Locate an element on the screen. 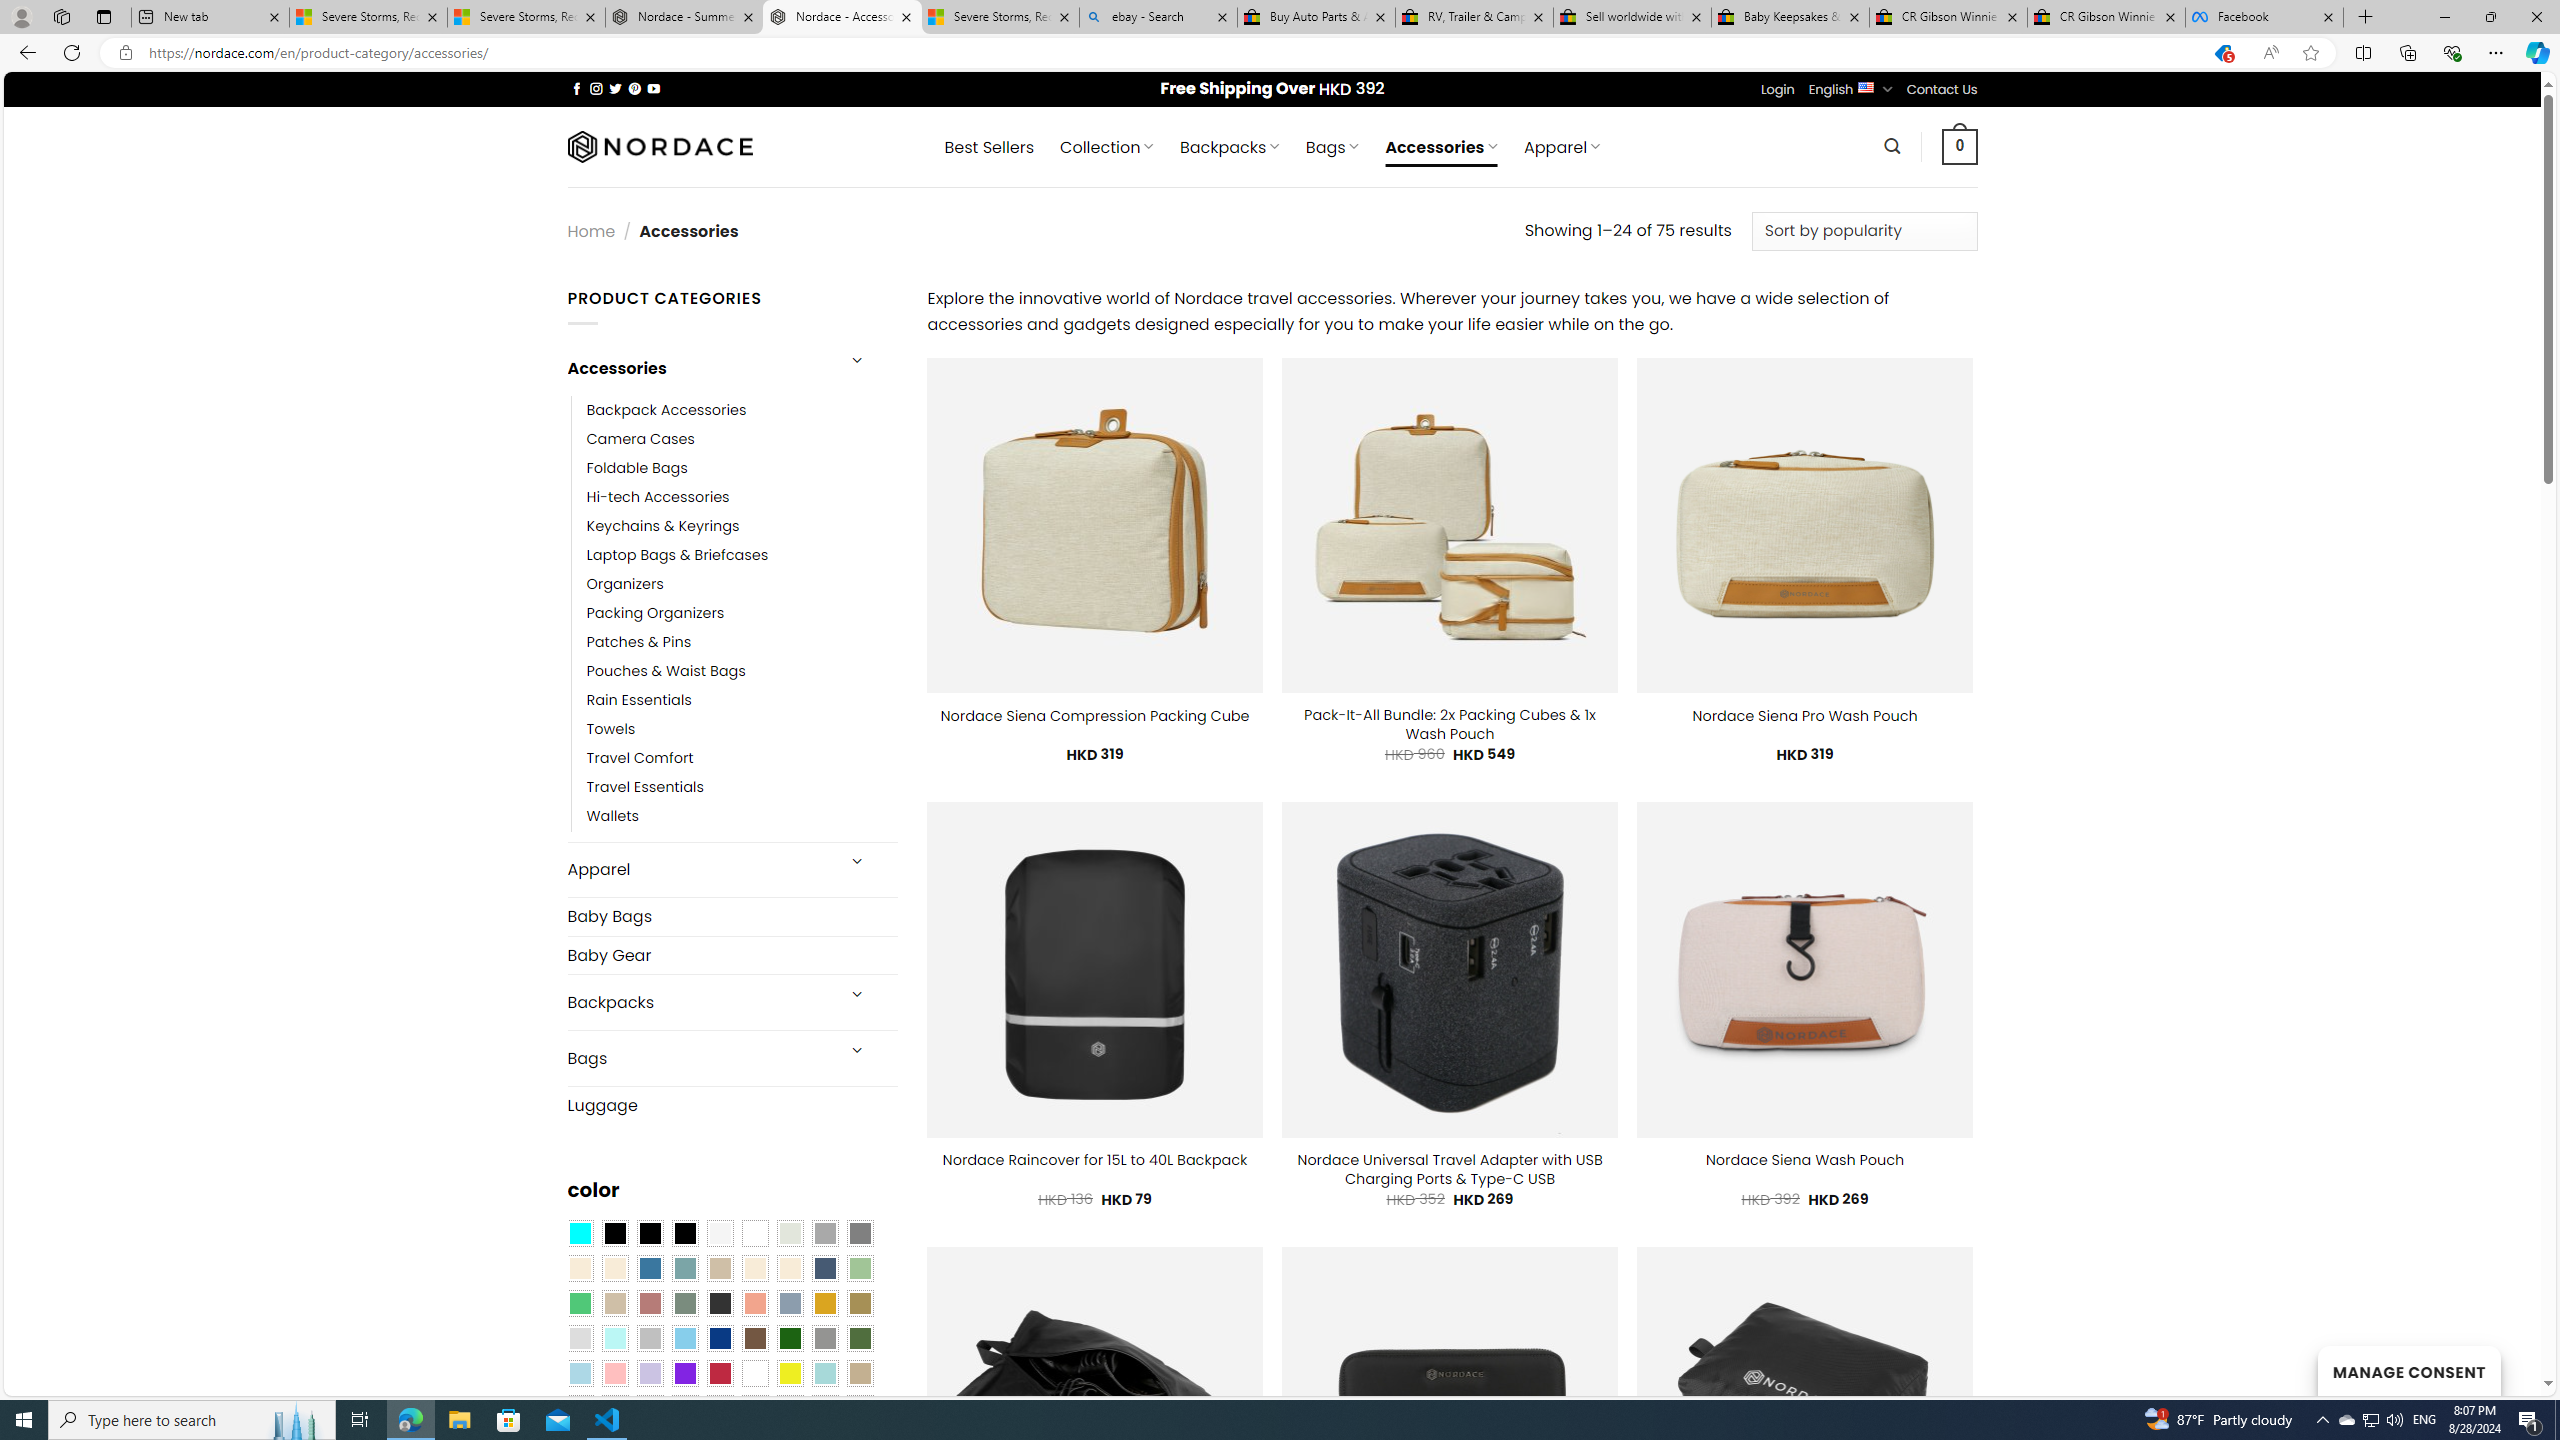  'Facebook' is located at coordinates (2263, 16).